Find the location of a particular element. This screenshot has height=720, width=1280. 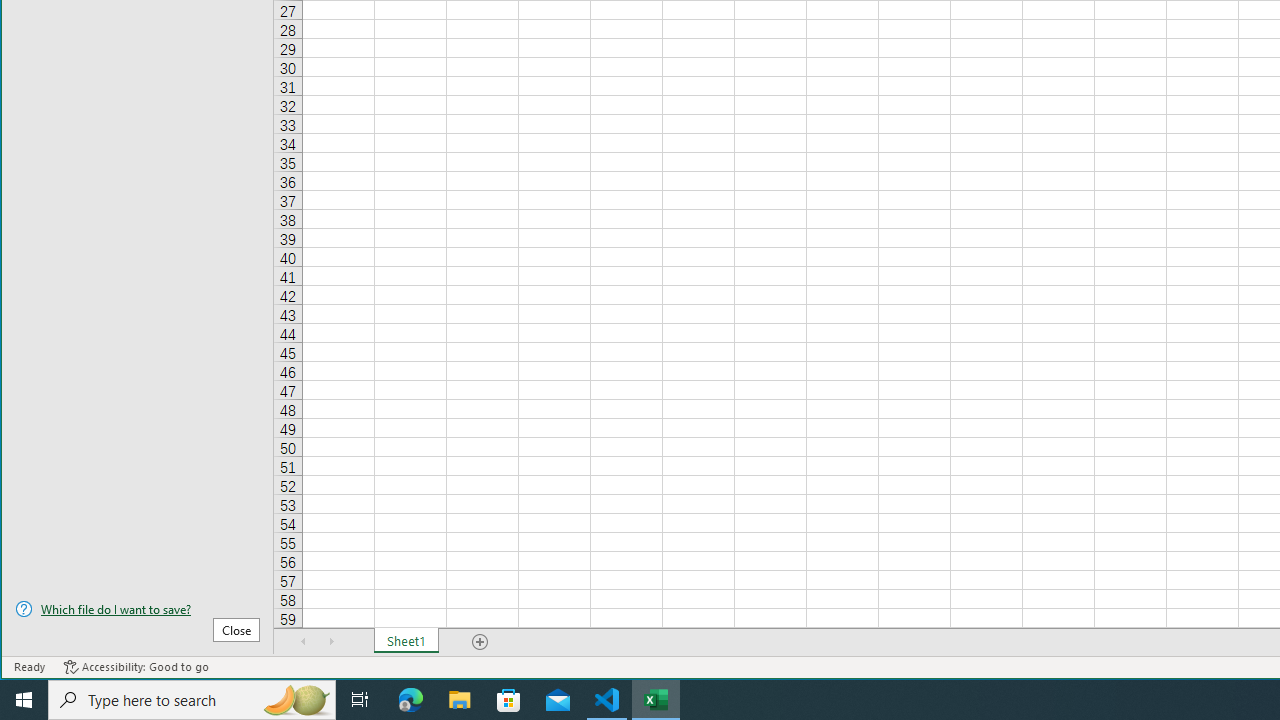

'Visual Studio Code - 1 running window' is located at coordinates (606, 698).